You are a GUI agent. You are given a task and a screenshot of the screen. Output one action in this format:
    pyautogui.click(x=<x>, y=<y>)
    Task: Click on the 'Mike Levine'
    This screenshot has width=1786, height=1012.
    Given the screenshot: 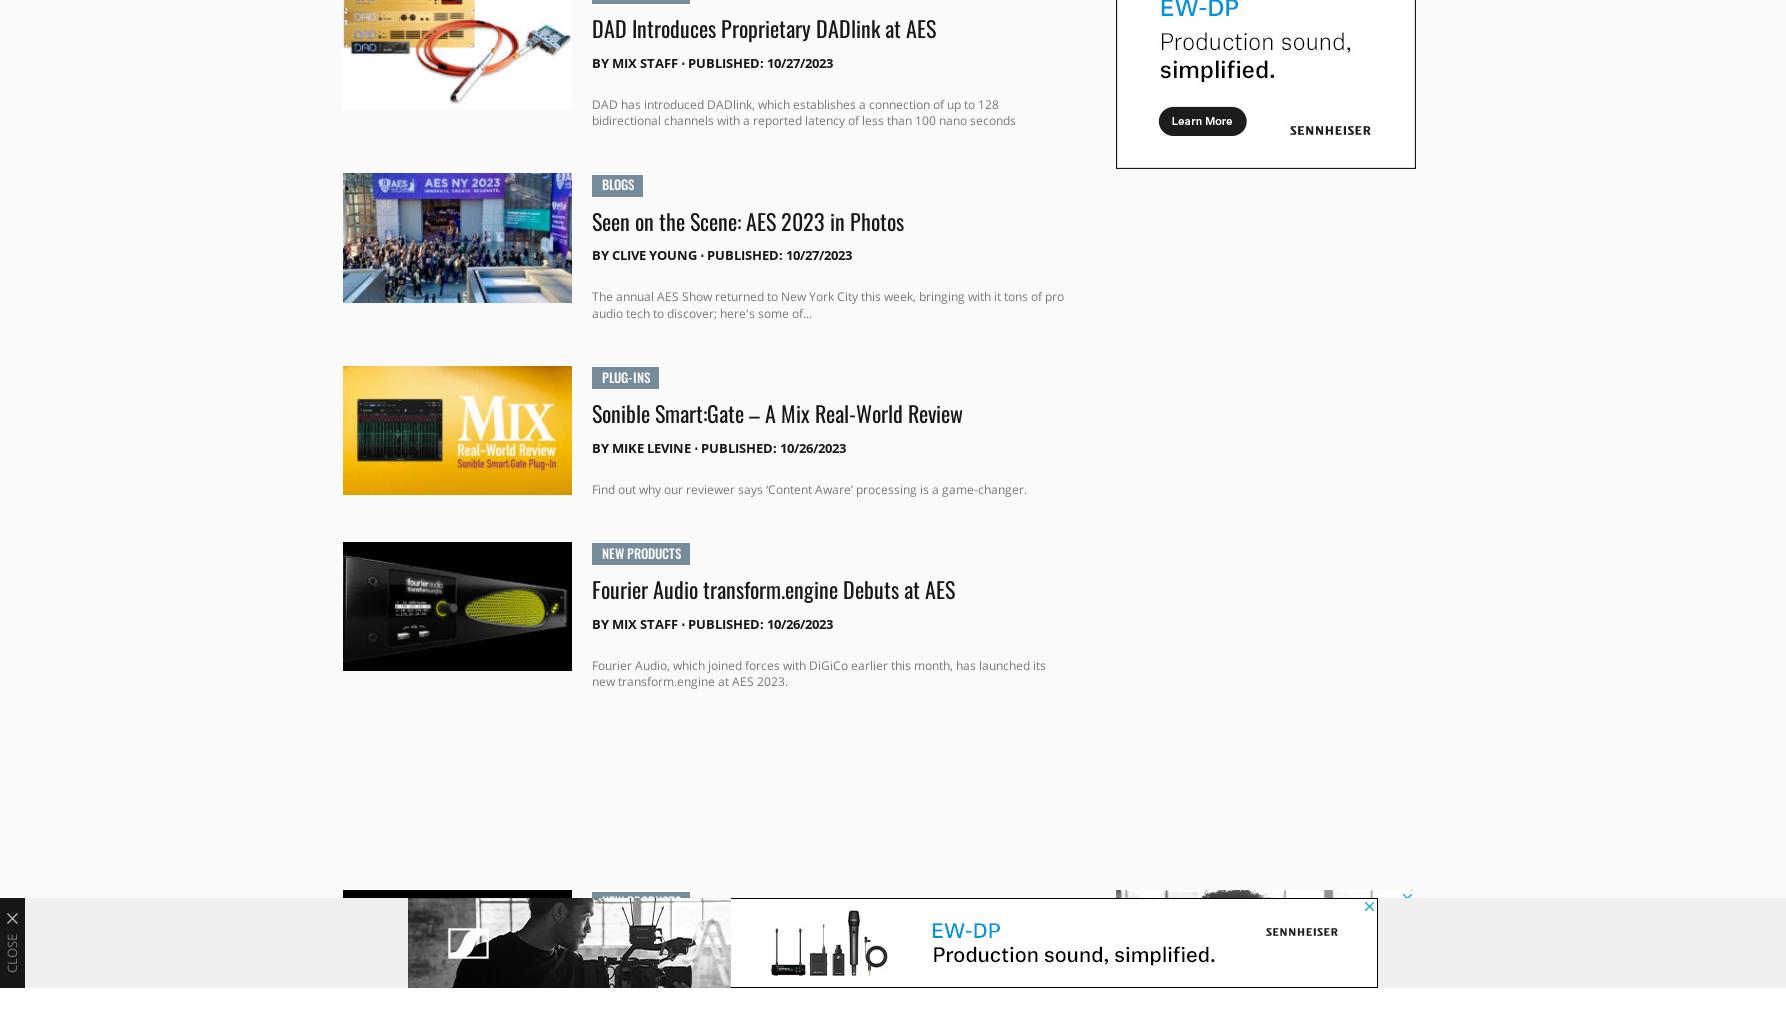 What is the action you would take?
    pyautogui.click(x=650, y=447)
    